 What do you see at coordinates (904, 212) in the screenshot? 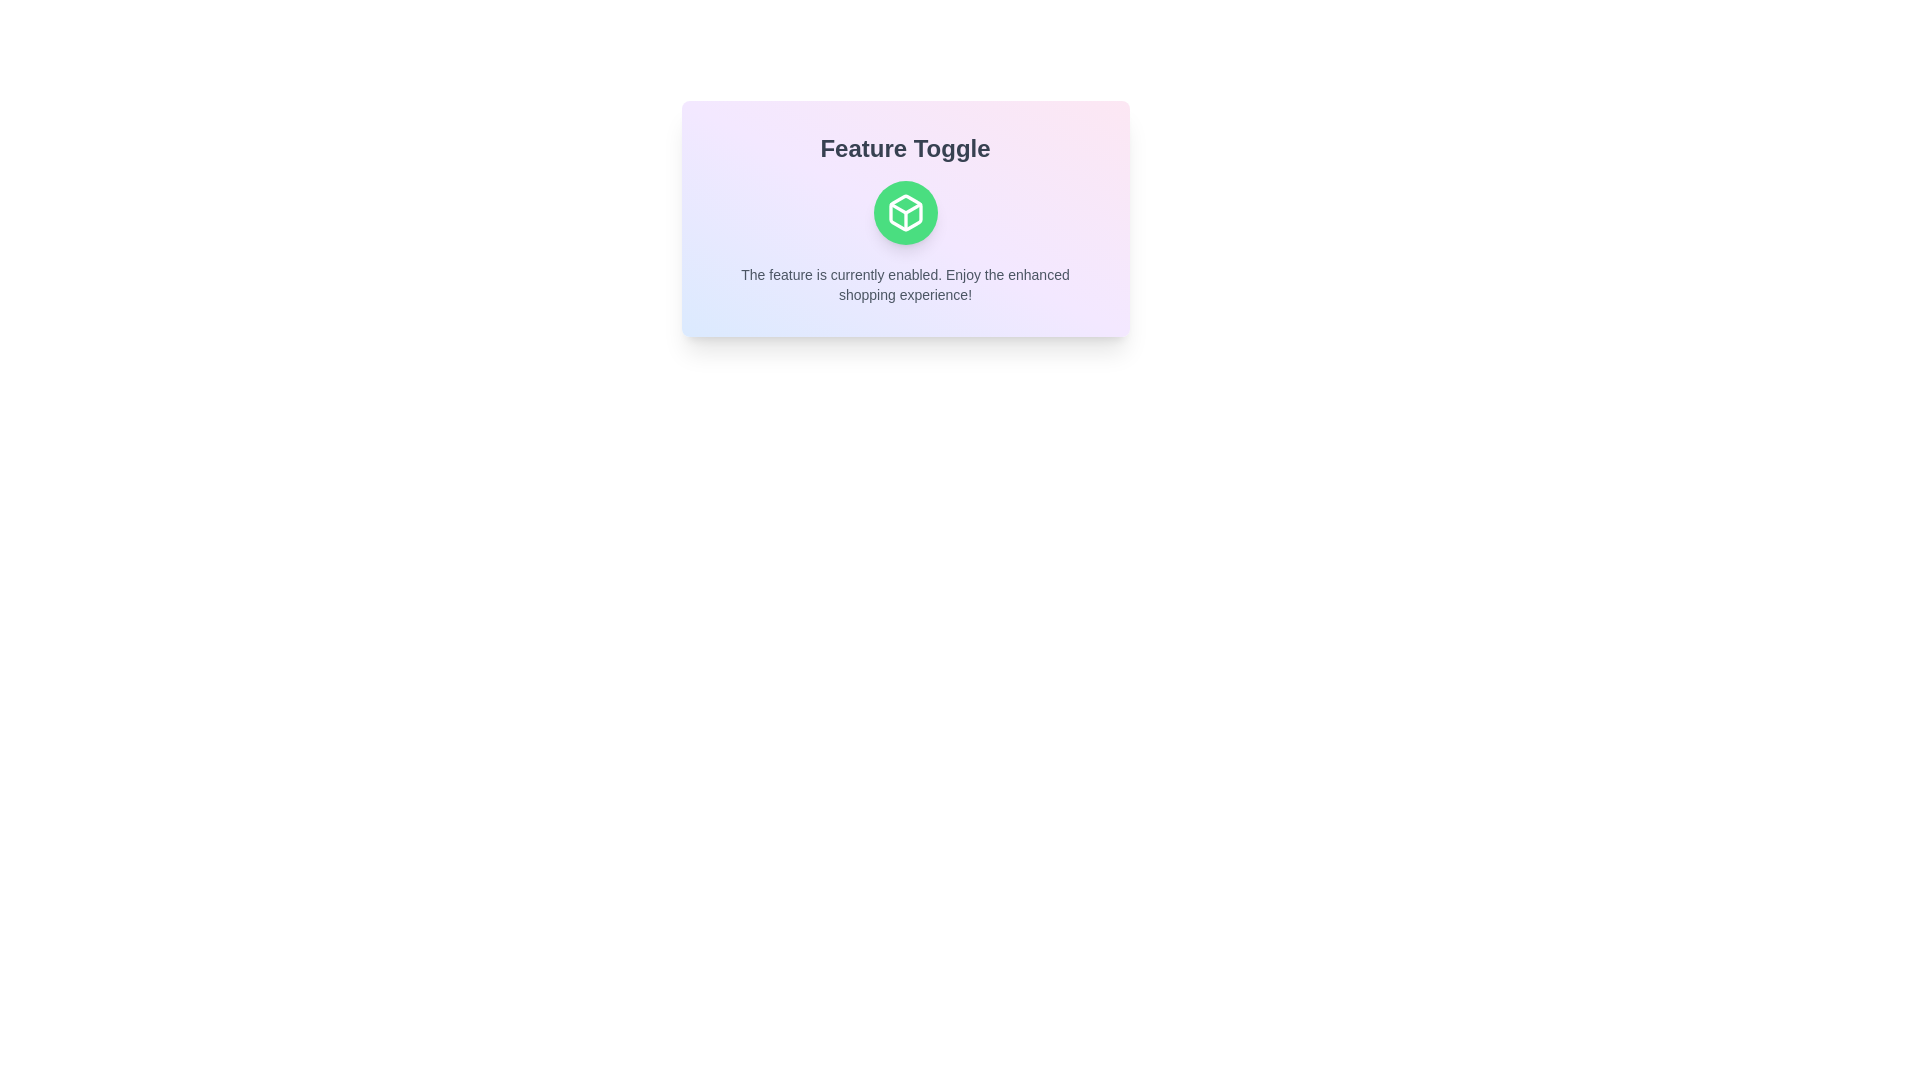
I see `the circular green button with a white box icon` at bounding box center [904, 212].